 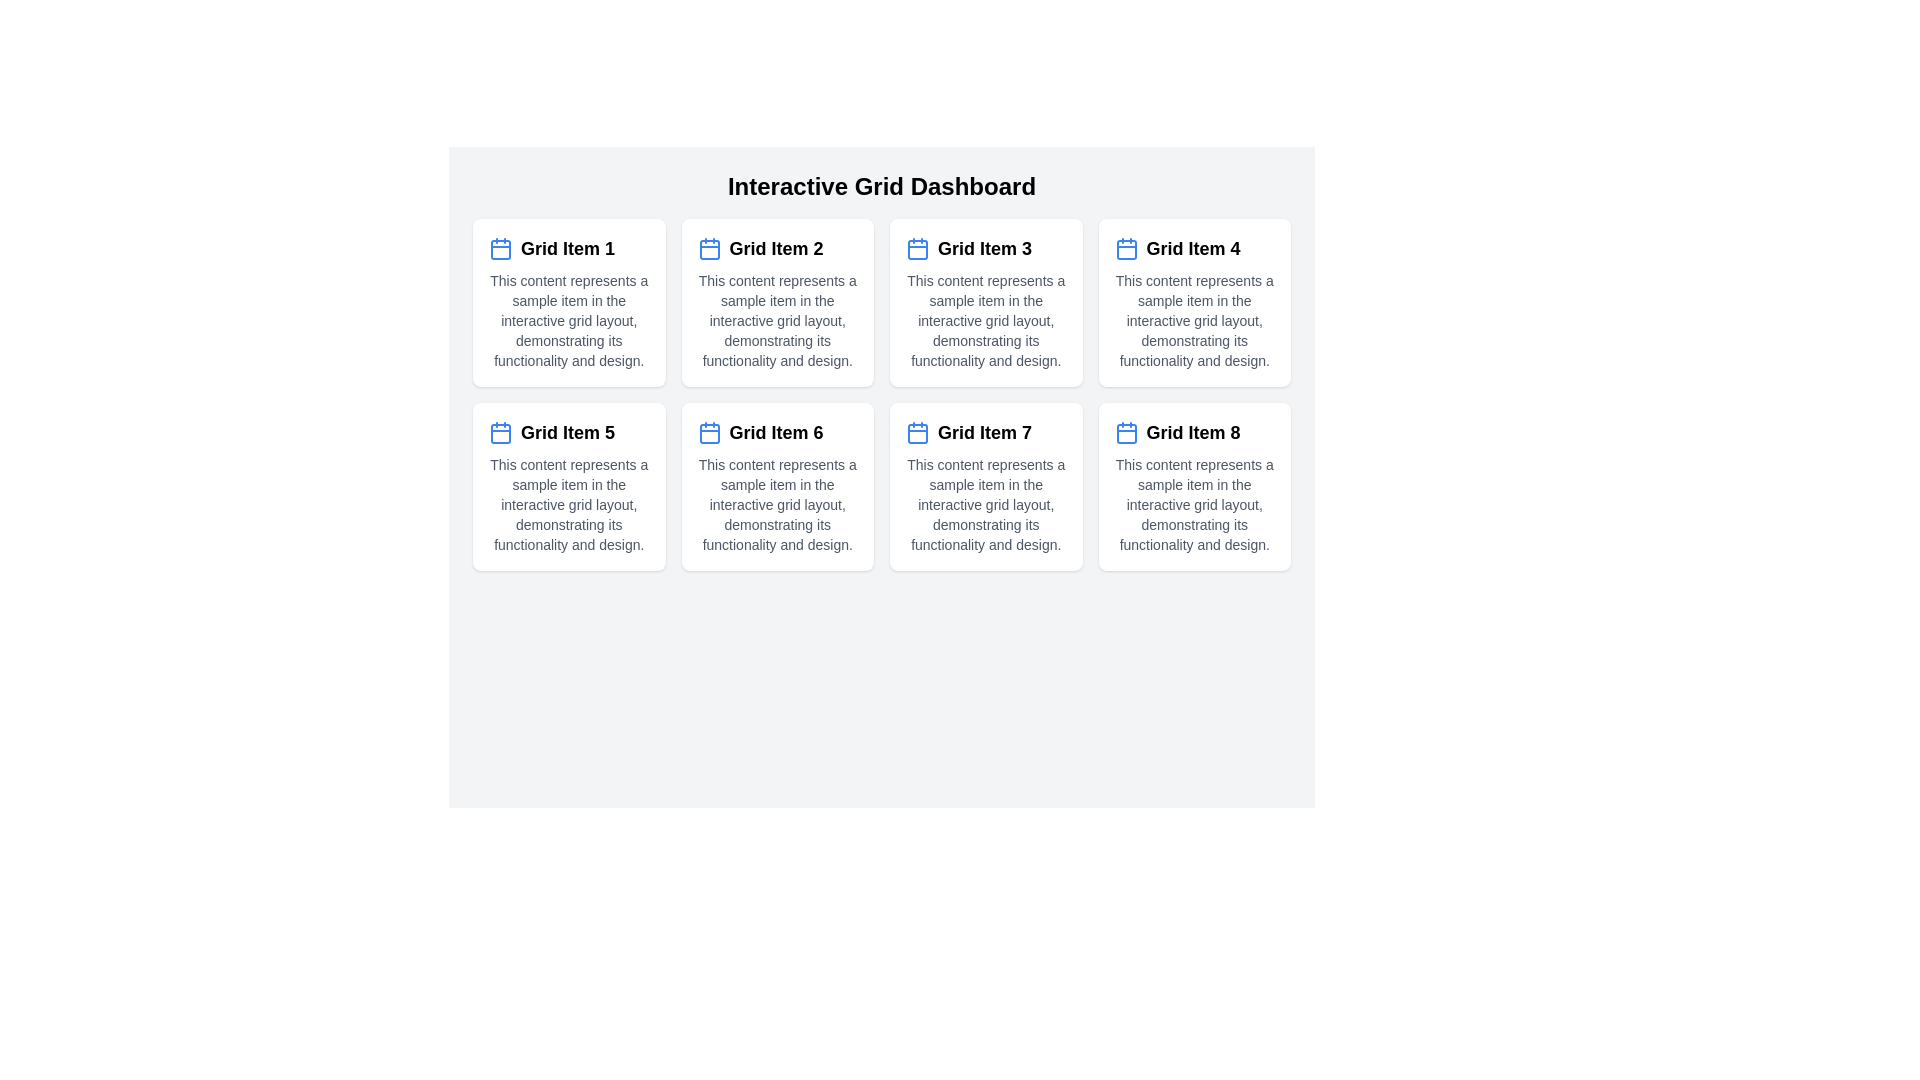 I want to click on the calendar icon located in the upper-left part of 'Grid Item 5' card, adjacent to the title label, which represents time and scheduling information, so click(x=500, y=431).